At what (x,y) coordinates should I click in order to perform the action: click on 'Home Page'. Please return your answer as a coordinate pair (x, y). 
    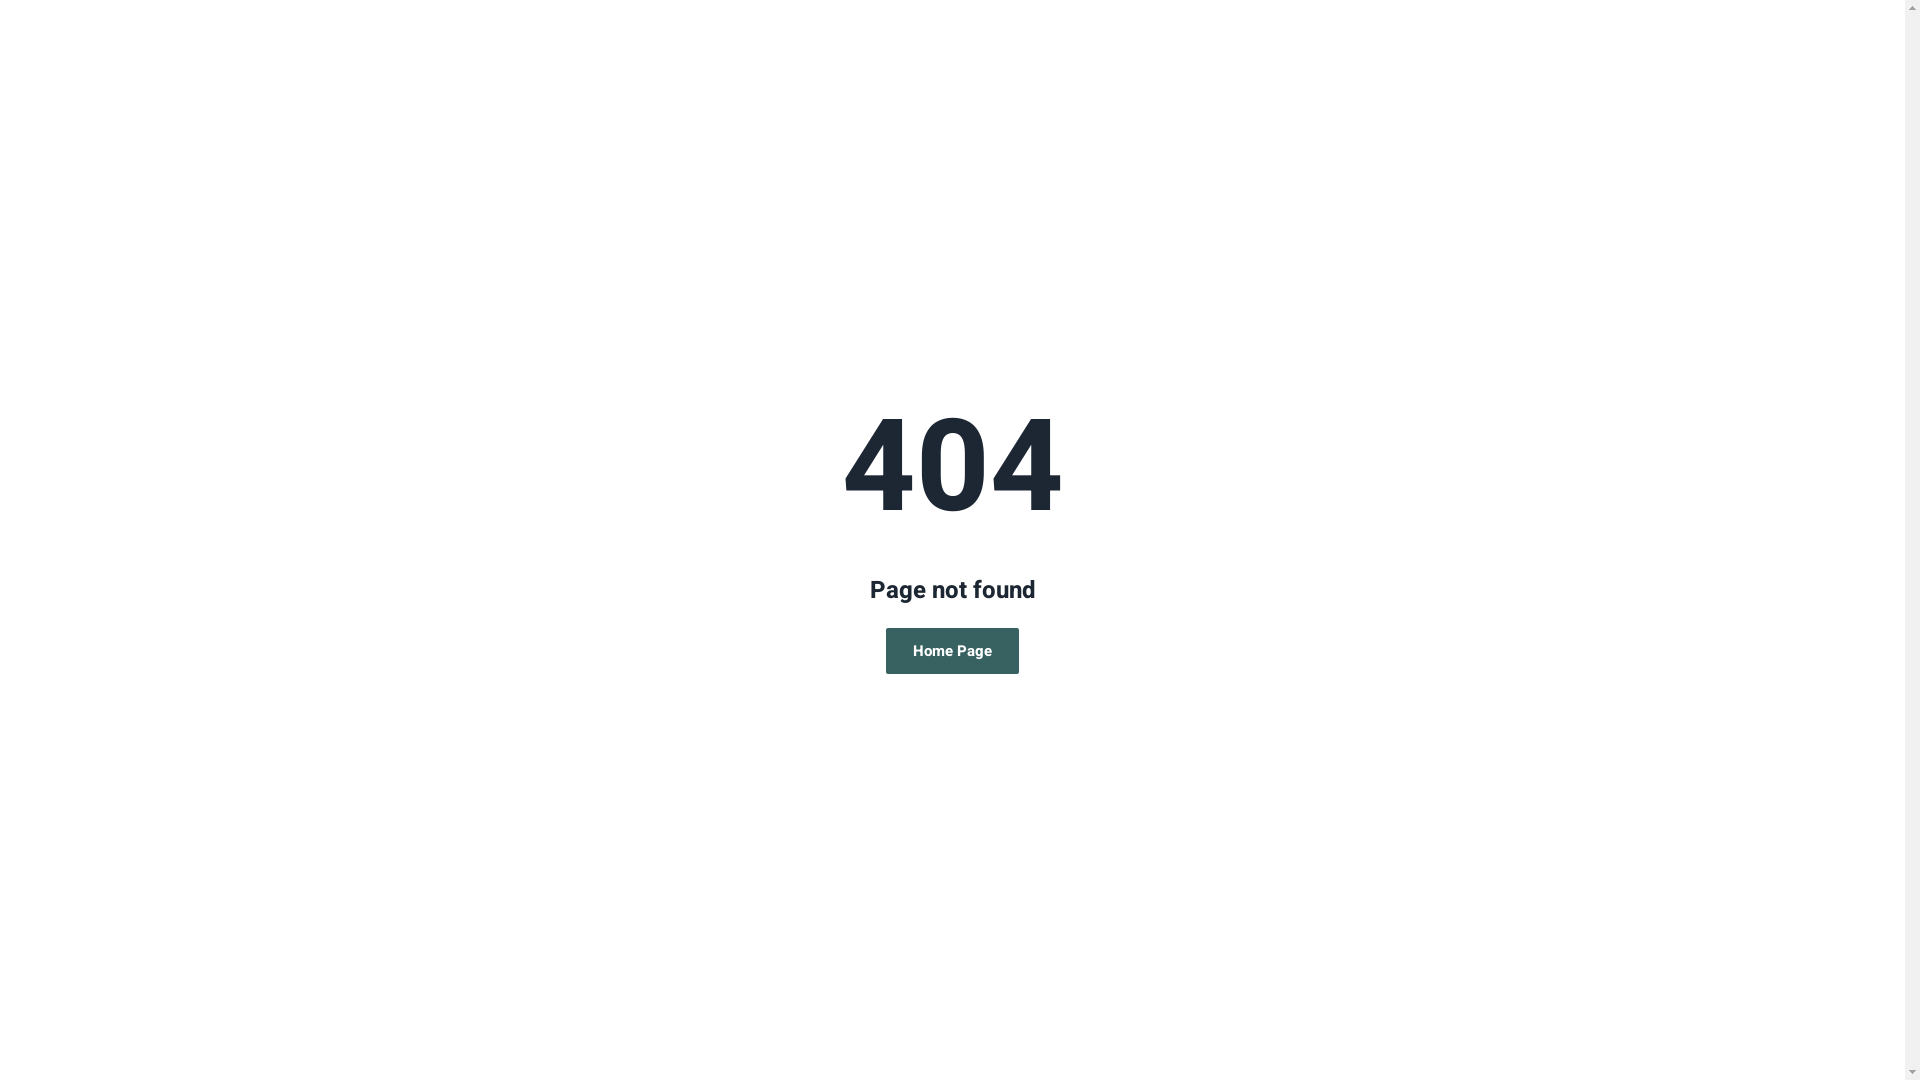
    Looking at the image, I should click on (885, 651).